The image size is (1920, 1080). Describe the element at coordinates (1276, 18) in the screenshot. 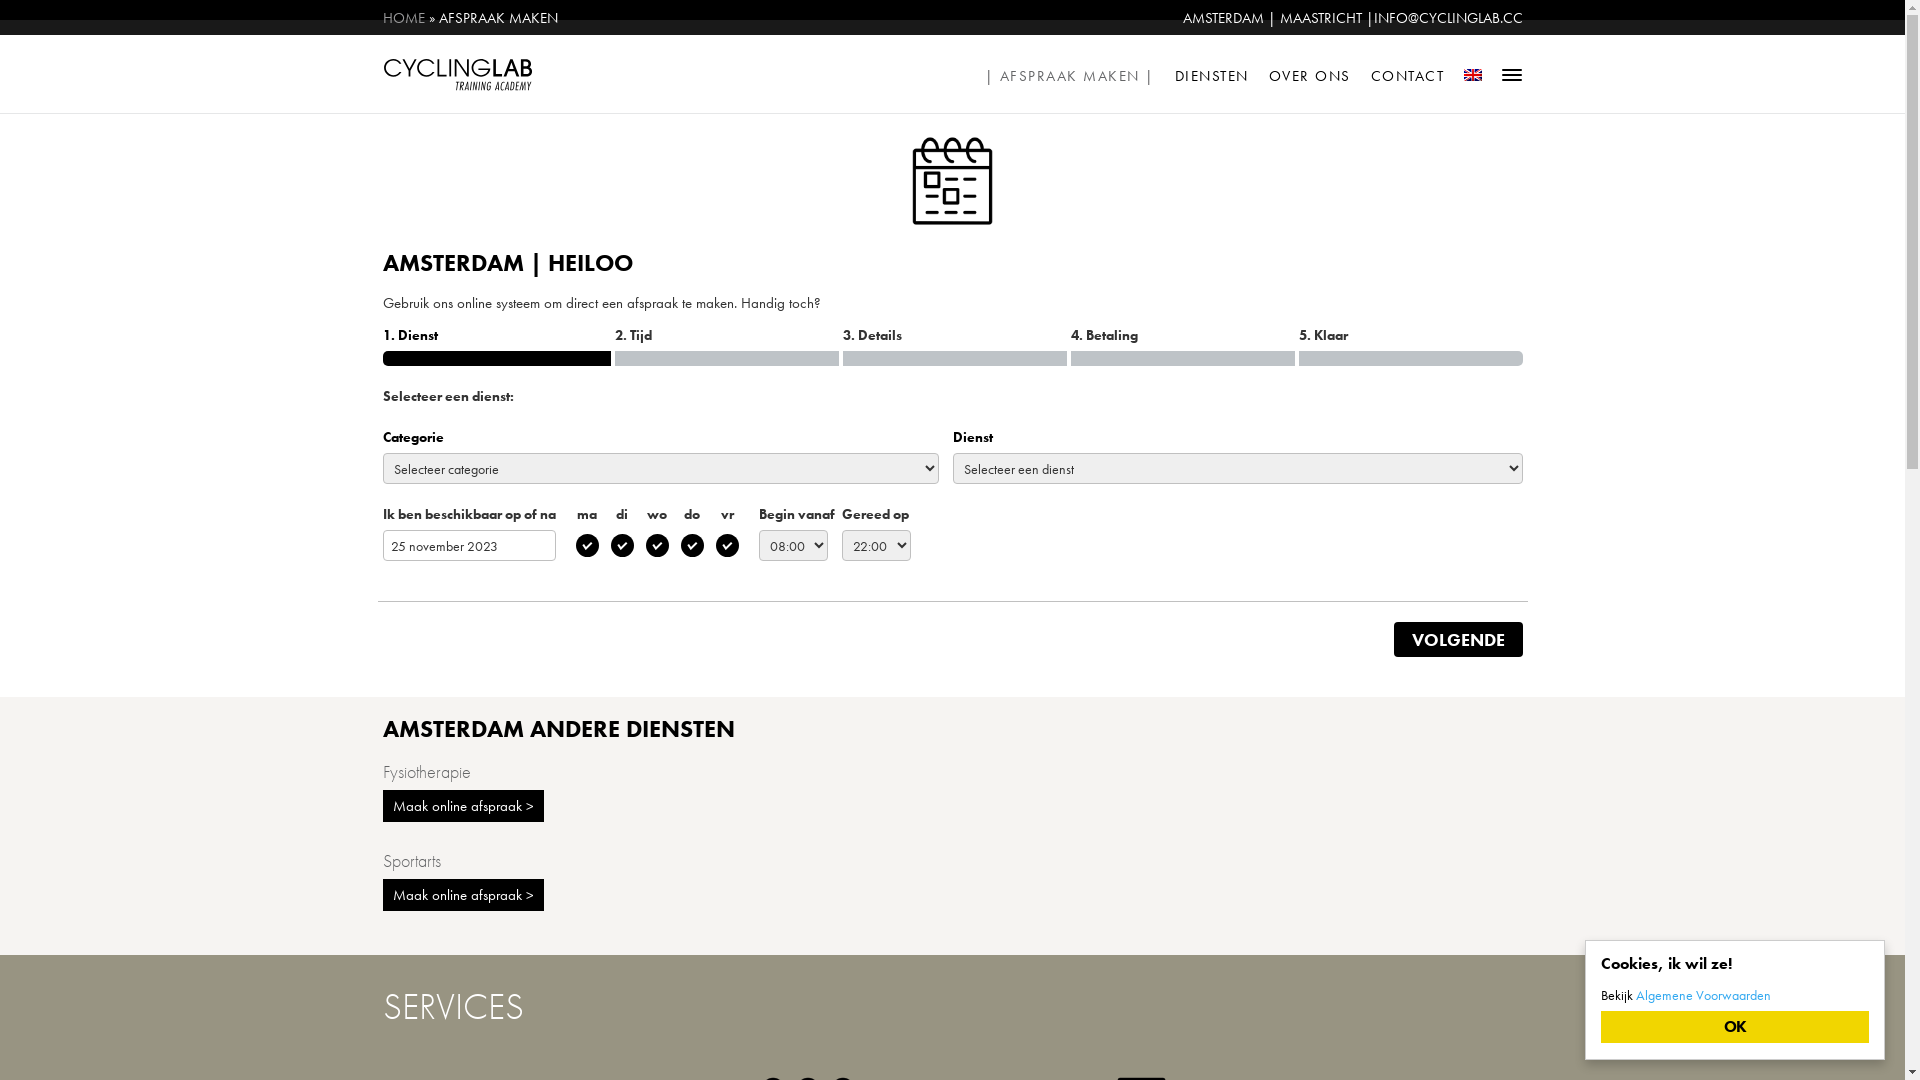

I see `'AMSTERDAM | MAASTRICHT |'` at that location.